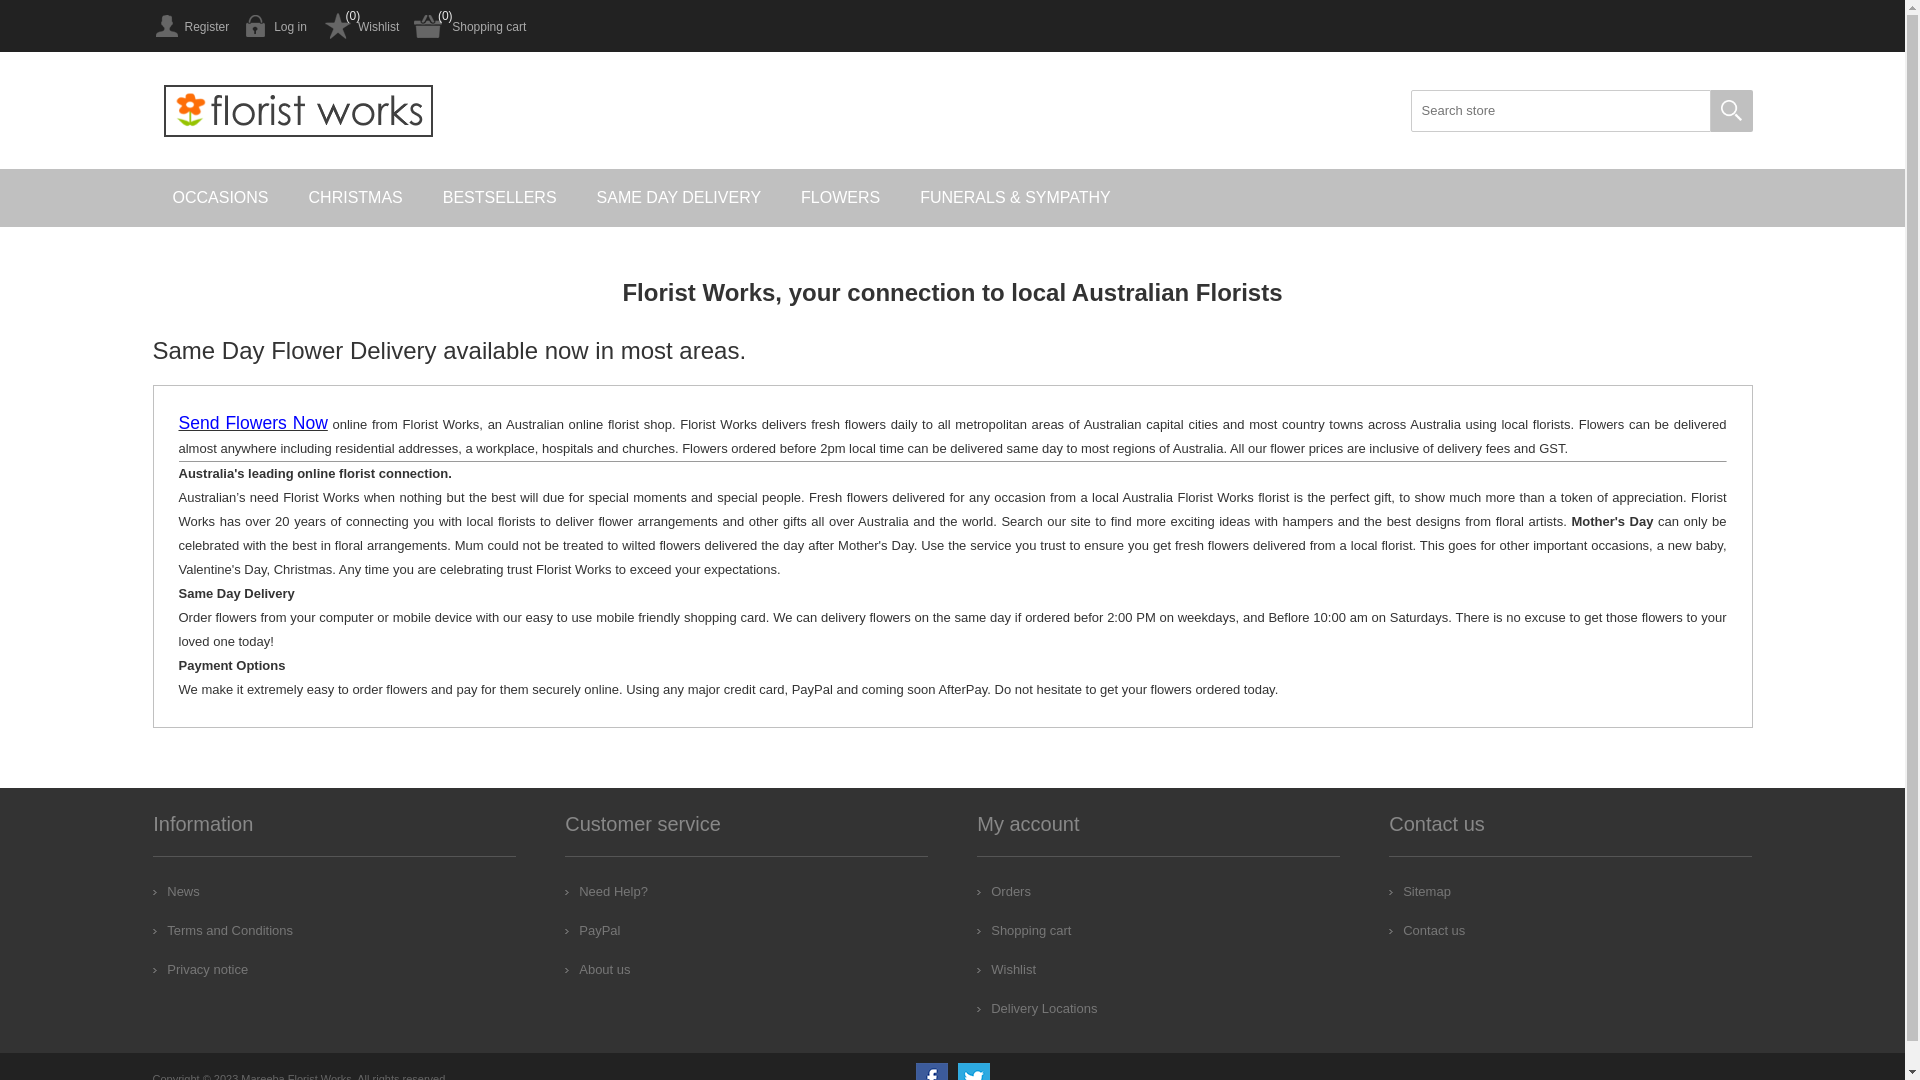 Image resolution: width=1920 pixels, height=1080 pixels. What do you see at coordinates (222, 930) in the screenshot?
I see `'Terms and Conditions'` at bounding box center [222, 930].